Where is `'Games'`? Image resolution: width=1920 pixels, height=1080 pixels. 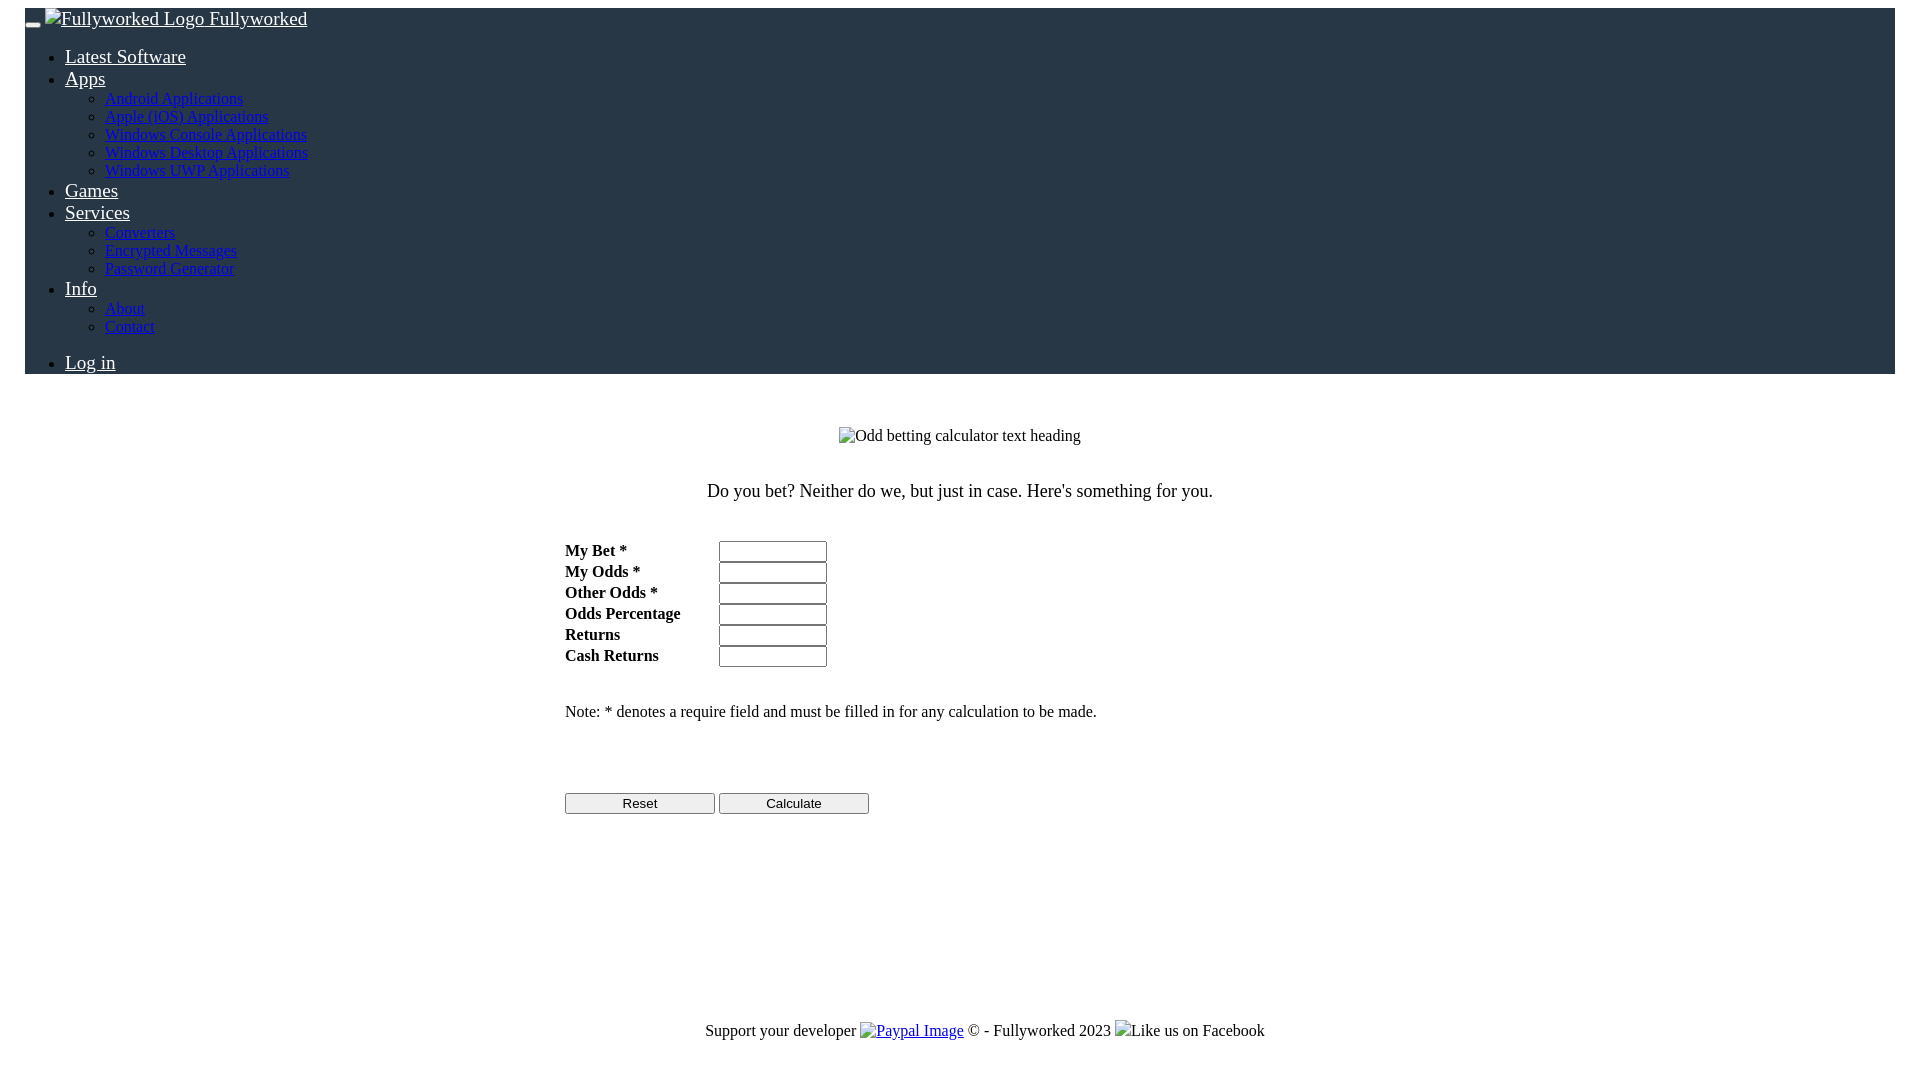
'Games' is located at coordinates (90, 174).